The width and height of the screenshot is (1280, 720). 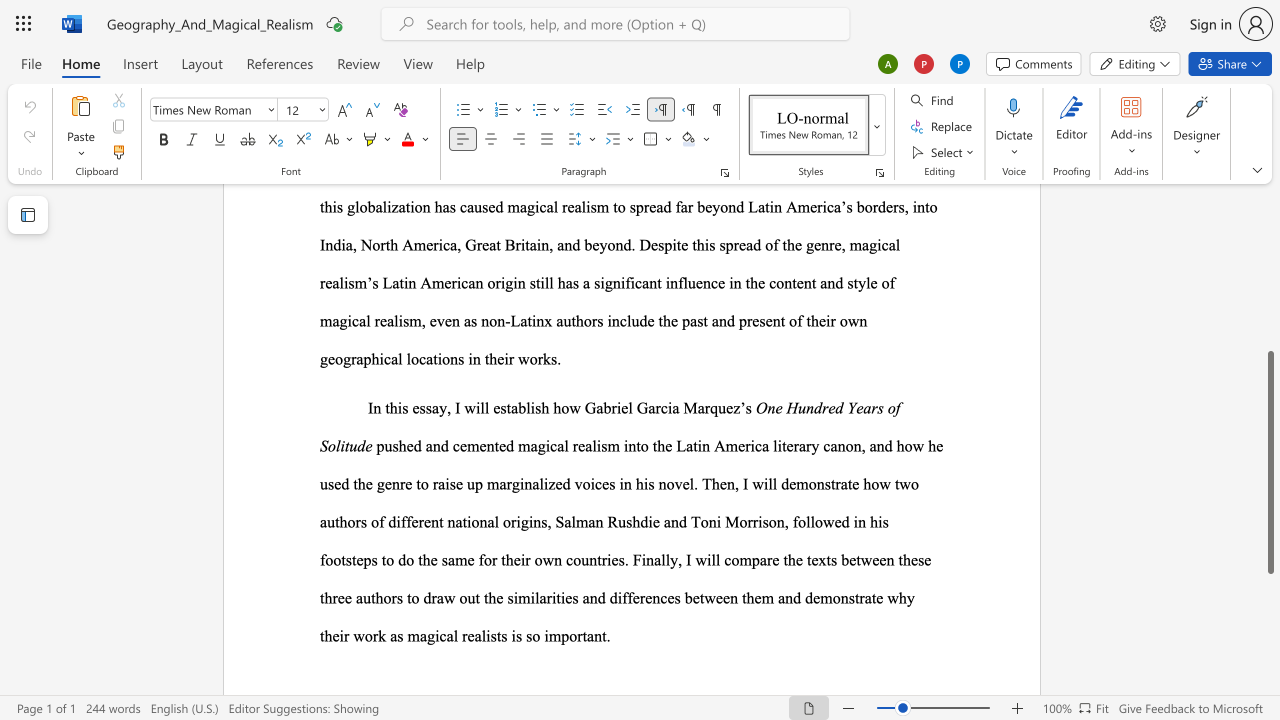 What do you see at coordinates (1269, 310) in the screenshot?
I see `the scrollbar to scroll the page up` at bounding box center [1269, 310].